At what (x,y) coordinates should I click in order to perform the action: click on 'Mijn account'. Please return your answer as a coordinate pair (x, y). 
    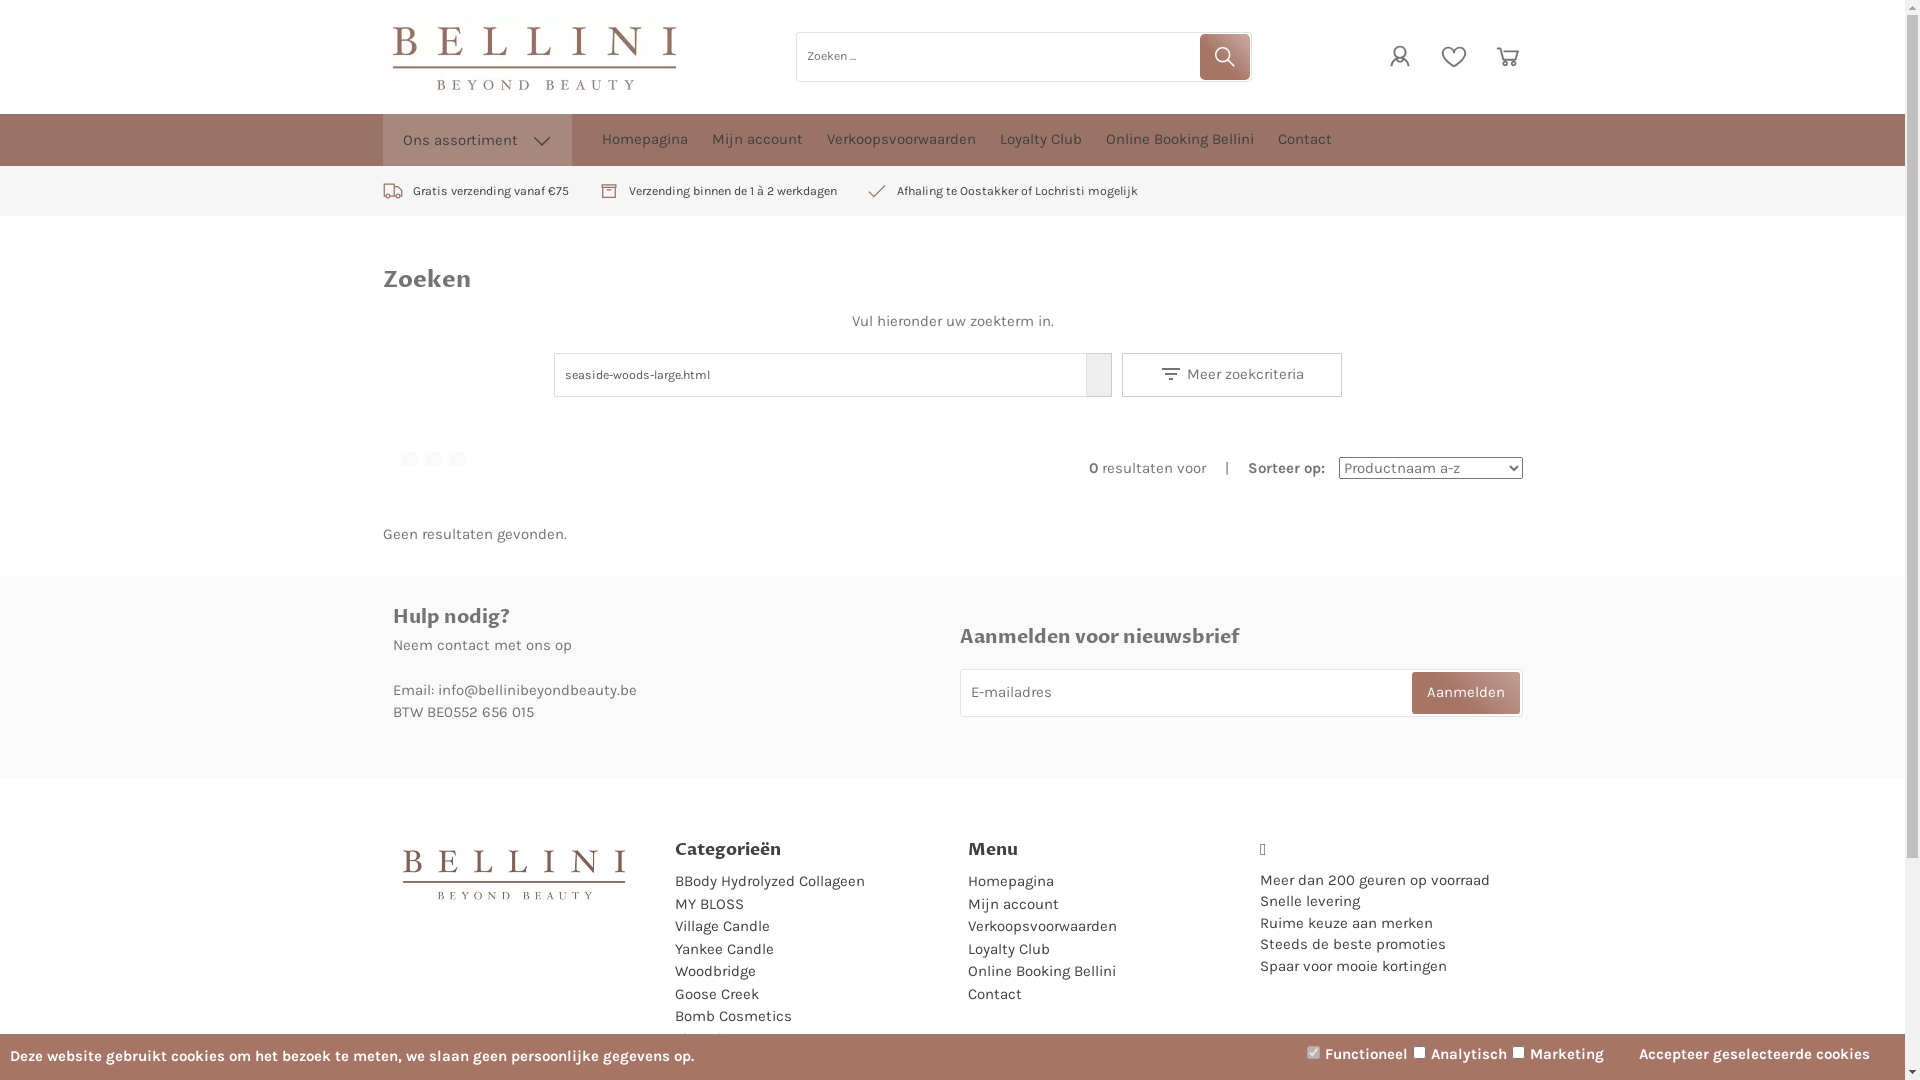
    Looking at the image, I should click on (756, 138).